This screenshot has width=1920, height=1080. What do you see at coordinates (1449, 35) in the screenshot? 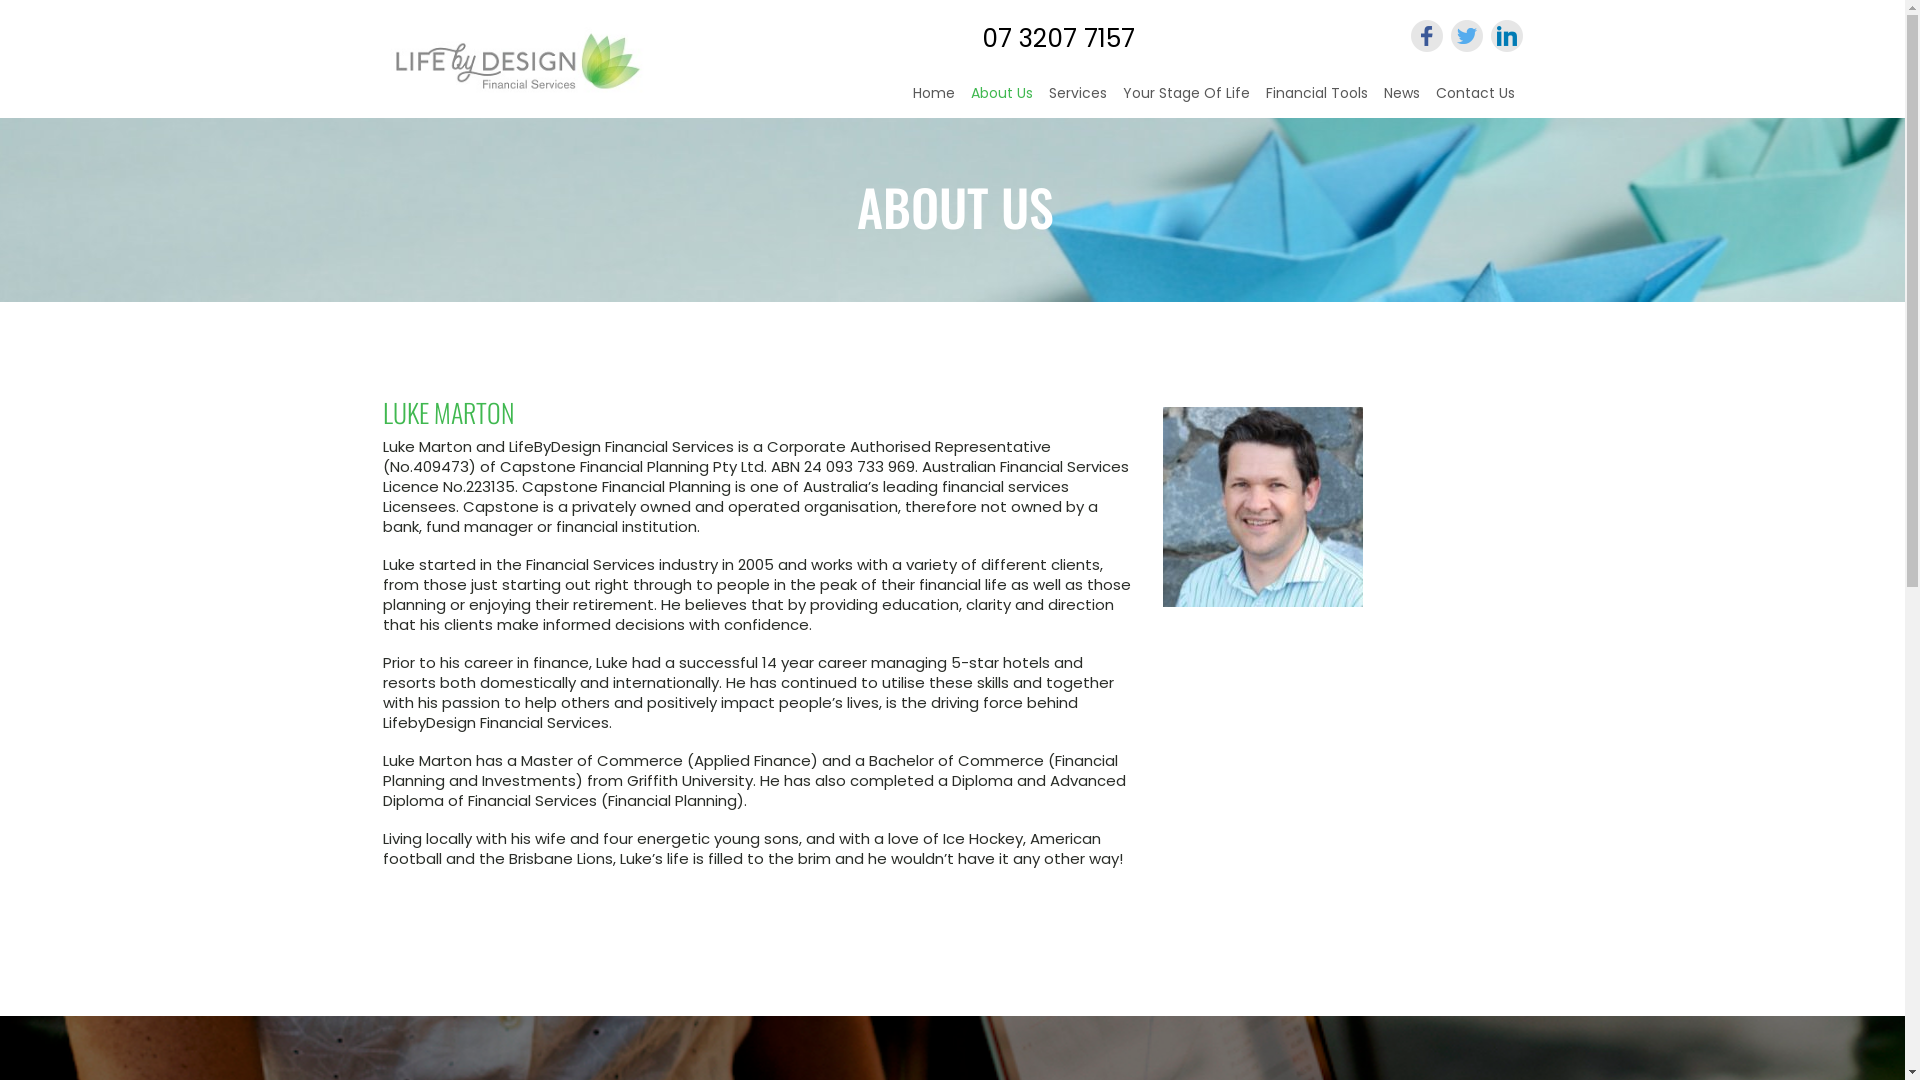
I see `'Visit us on Twitter'` at bounding box center [1449, 35].